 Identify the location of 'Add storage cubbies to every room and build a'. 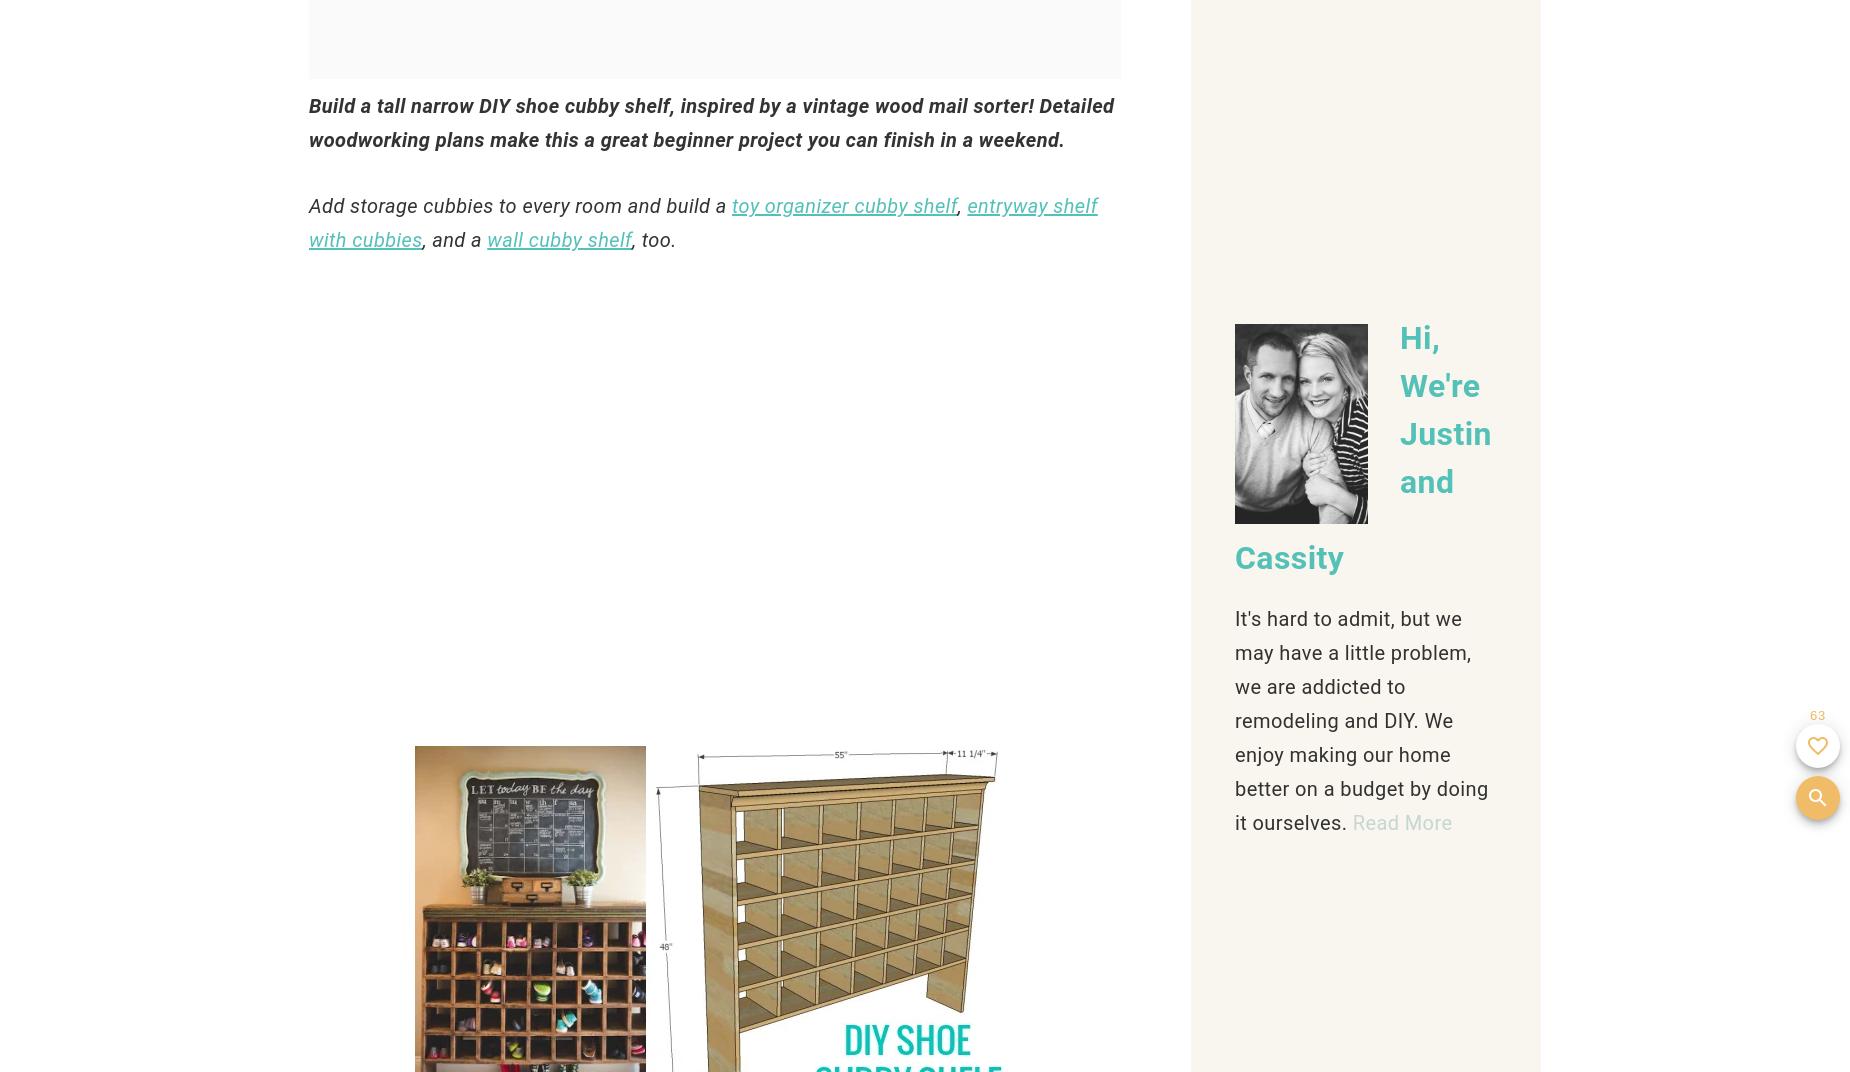
(520, 206).